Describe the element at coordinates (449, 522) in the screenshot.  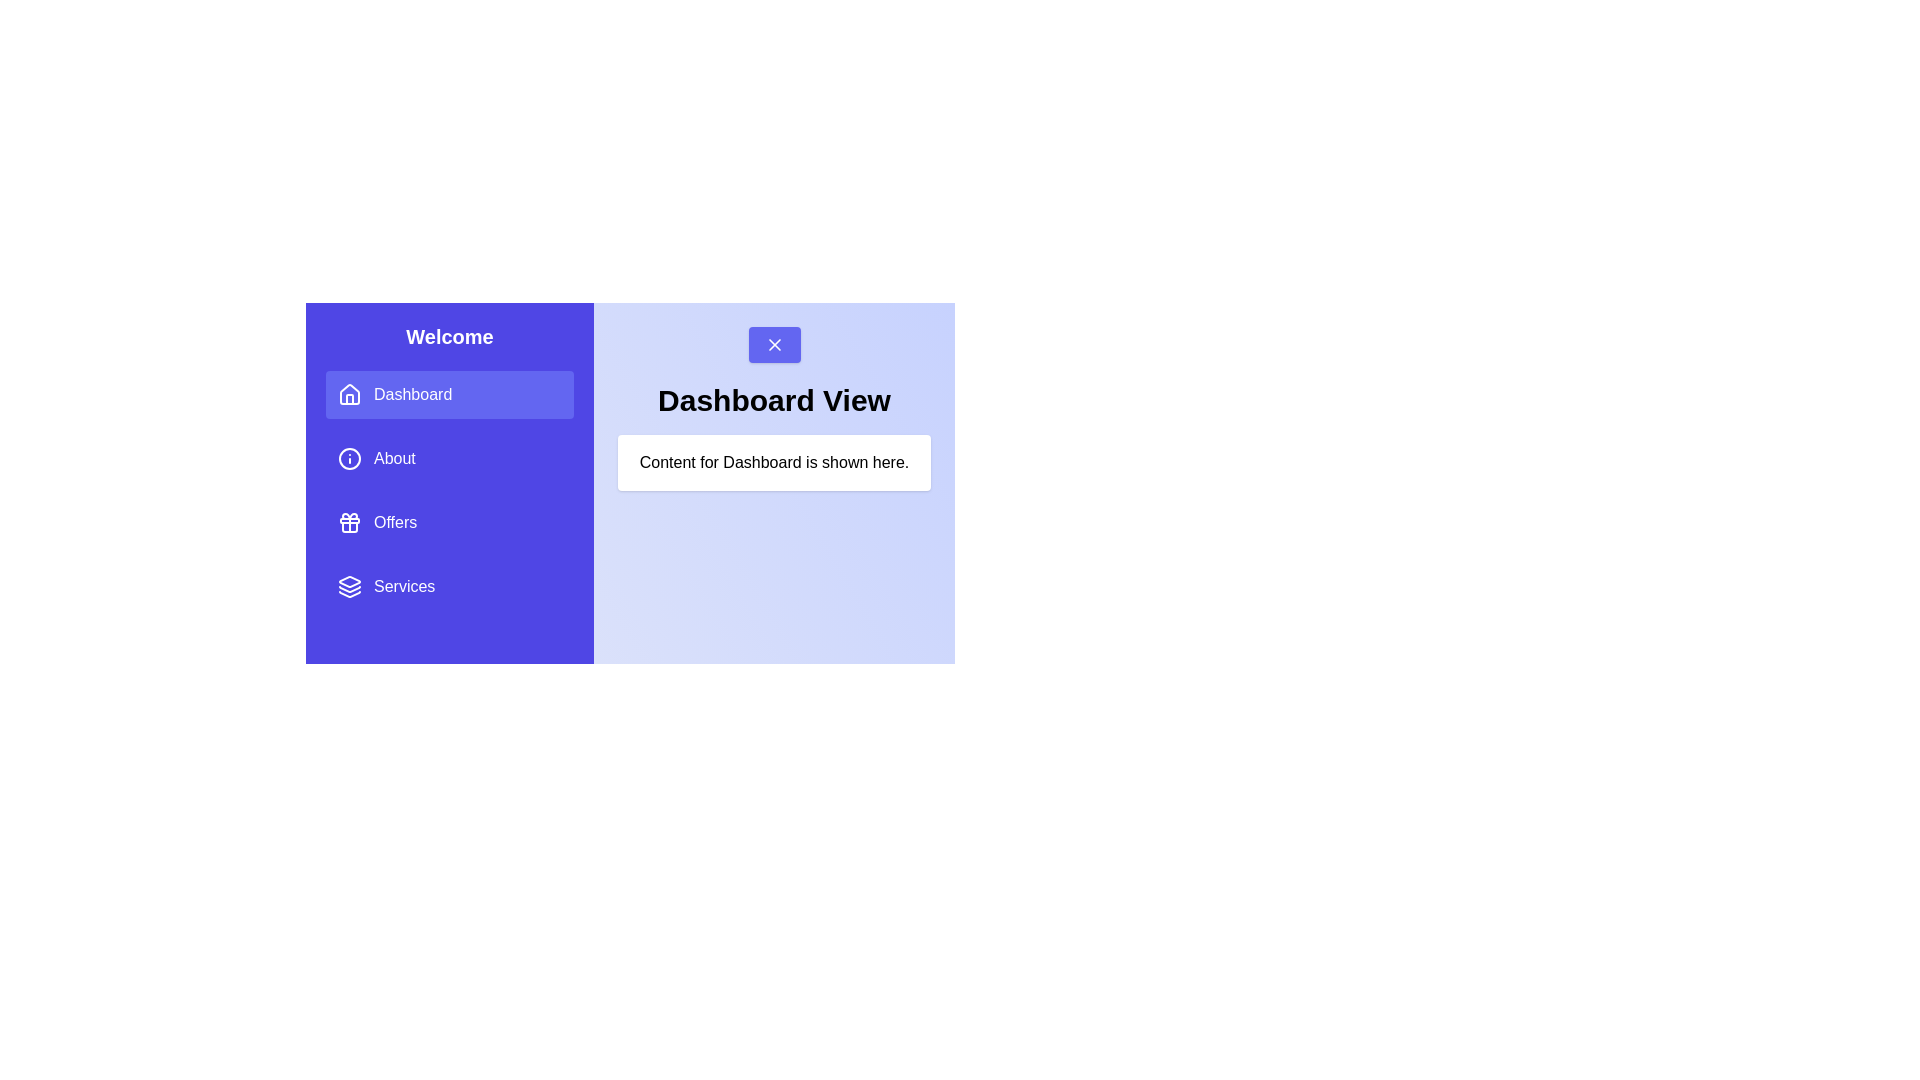
I see `the menu item Offers to change the displayed content` at that location.